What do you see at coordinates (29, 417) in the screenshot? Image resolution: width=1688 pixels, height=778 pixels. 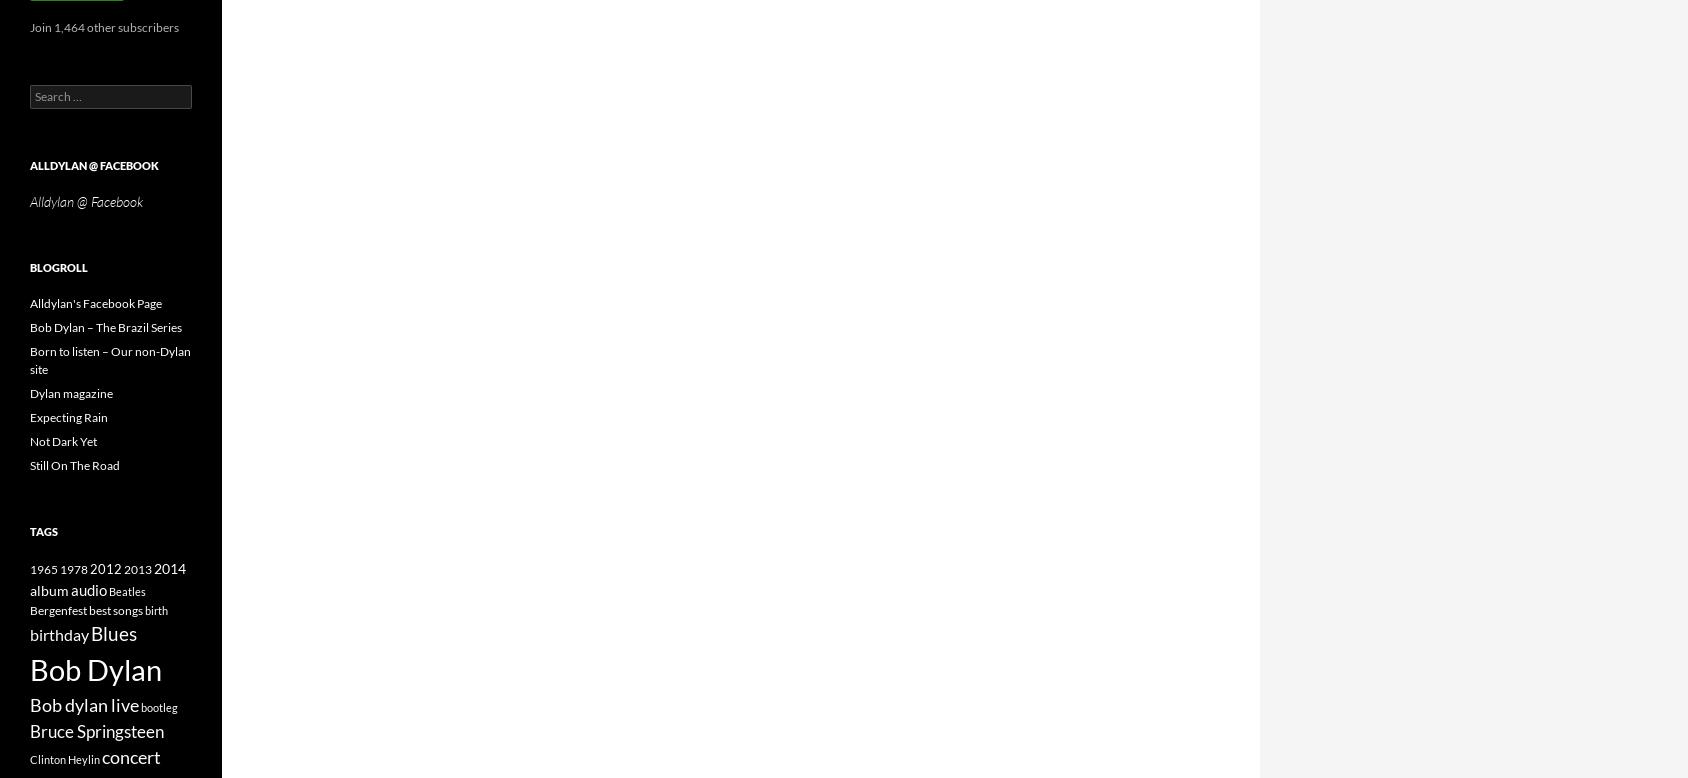 I see `'Expecting Rain'` at bounding box center [29, 417].